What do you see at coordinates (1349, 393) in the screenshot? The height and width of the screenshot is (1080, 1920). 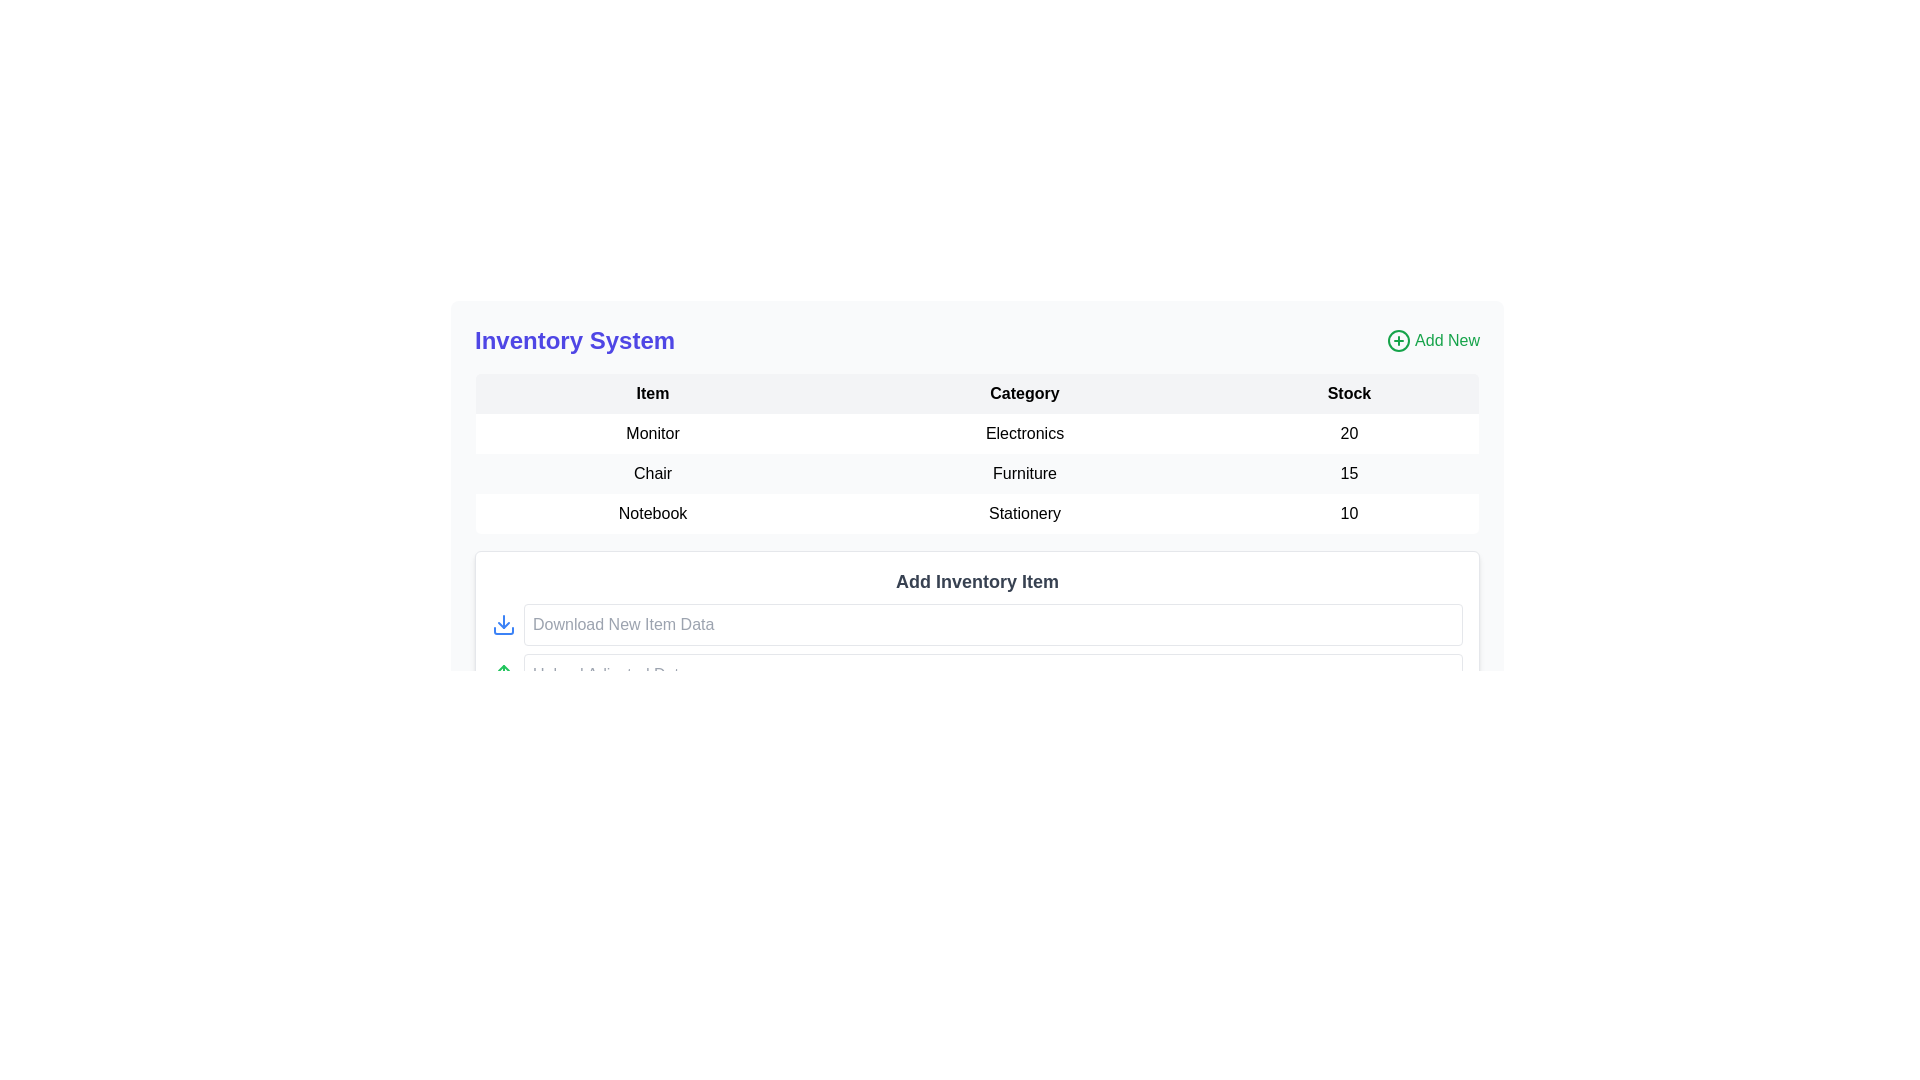 I see `the text label displaying 'Stock' in the top-right corner of the header row` at bounding box center [1349, 393].